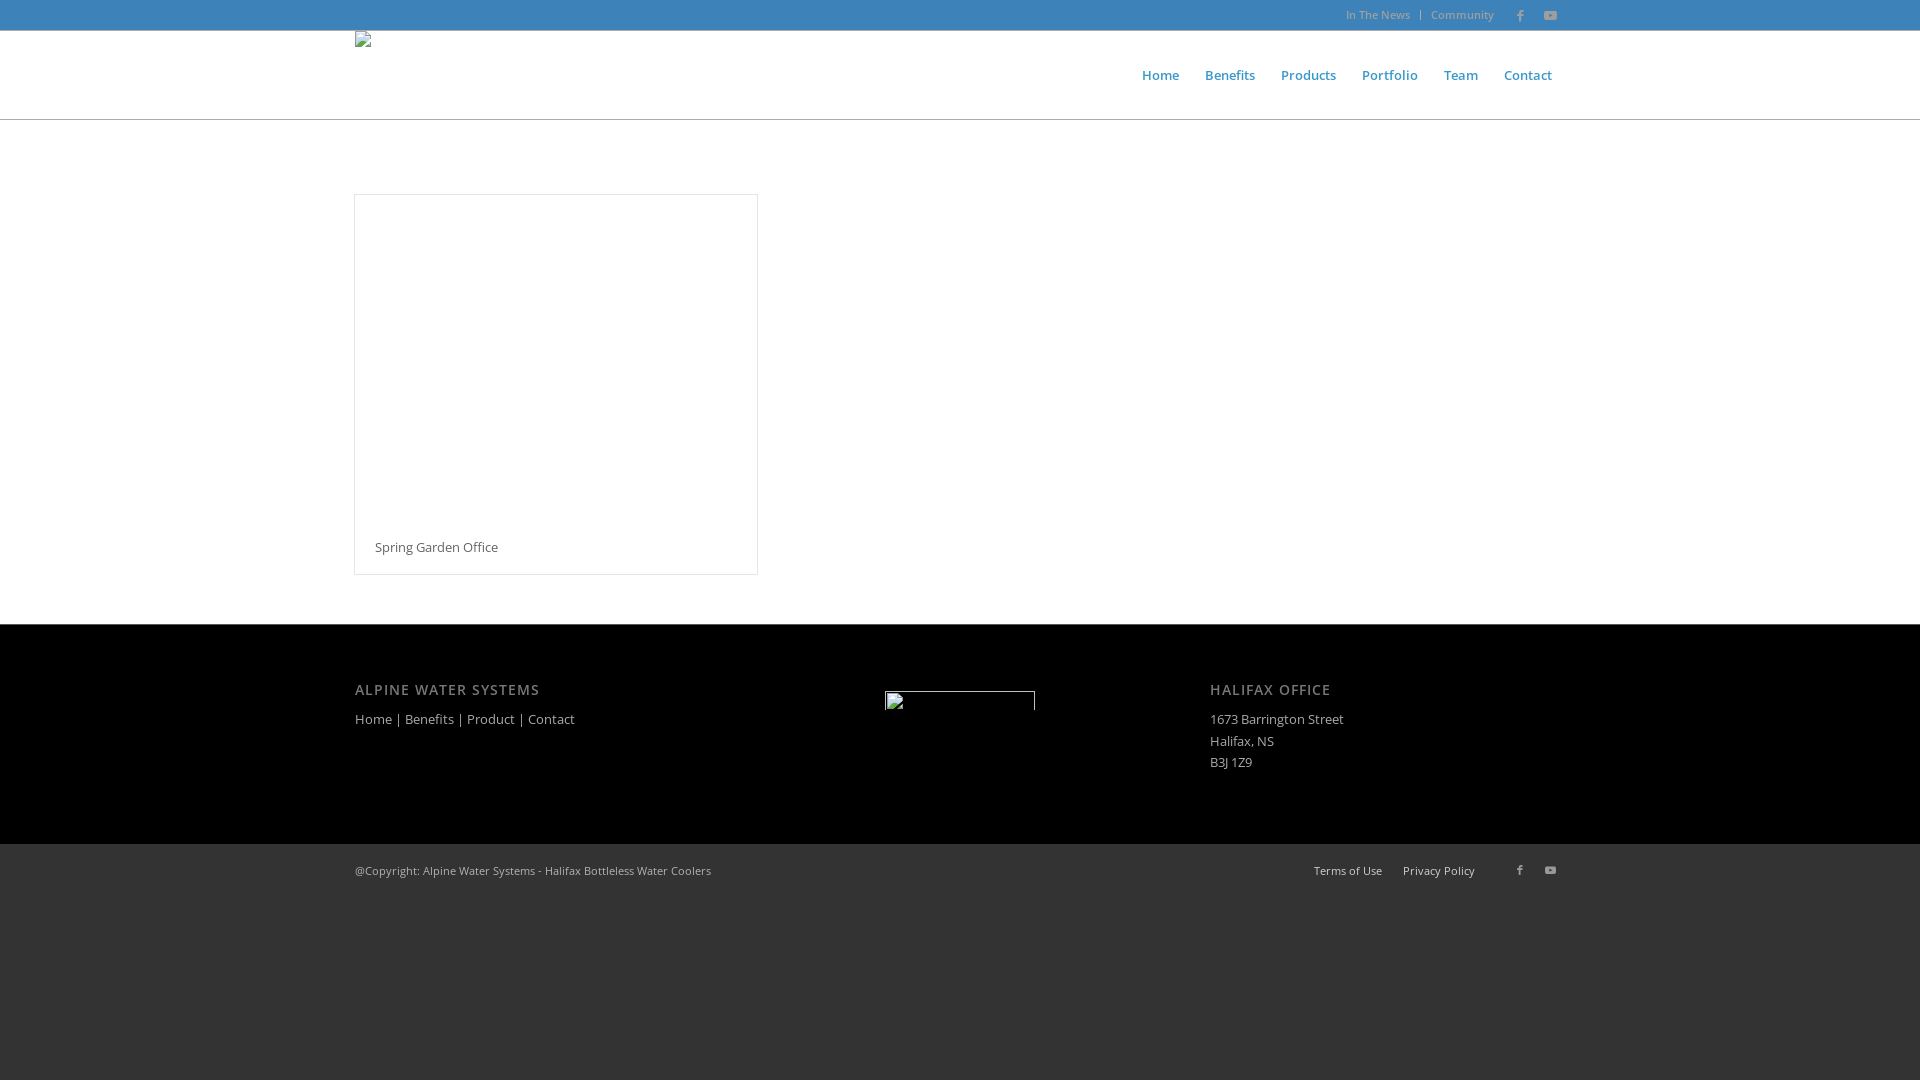 The image size is (1920, 1080). I want to click on 'Privacy Policy', so click(1438, 869).